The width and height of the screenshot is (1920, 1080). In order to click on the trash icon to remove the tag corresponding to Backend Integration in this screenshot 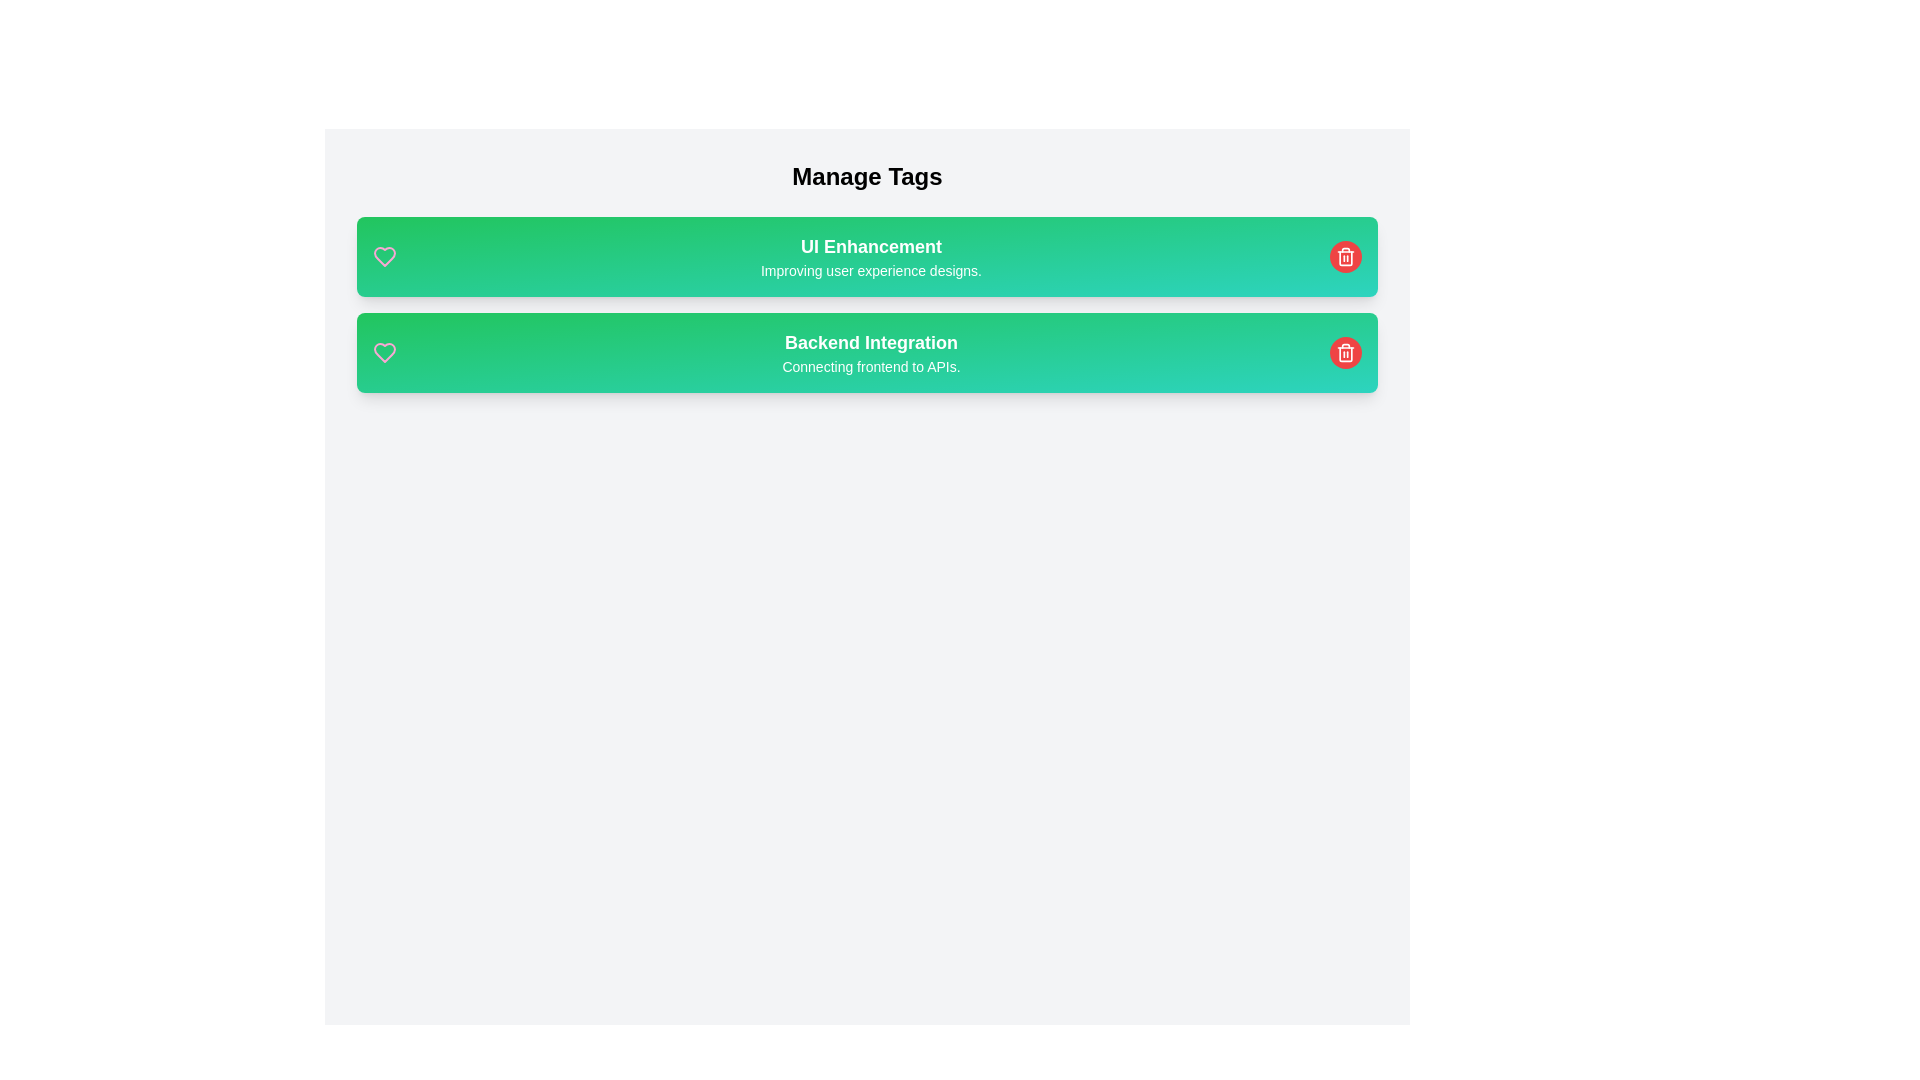, I will do `click(1345, 352)`.